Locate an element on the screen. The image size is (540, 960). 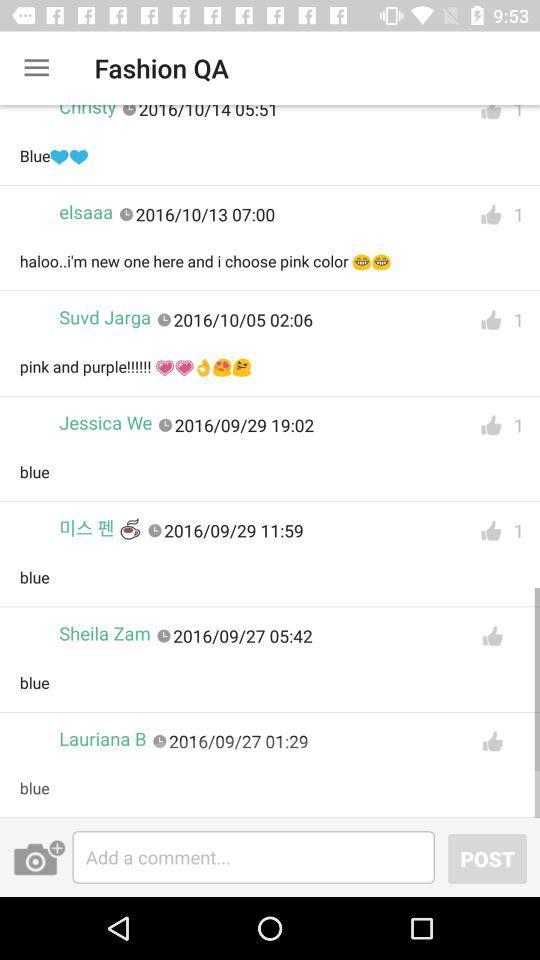
like is located at coordinates (491, 635).